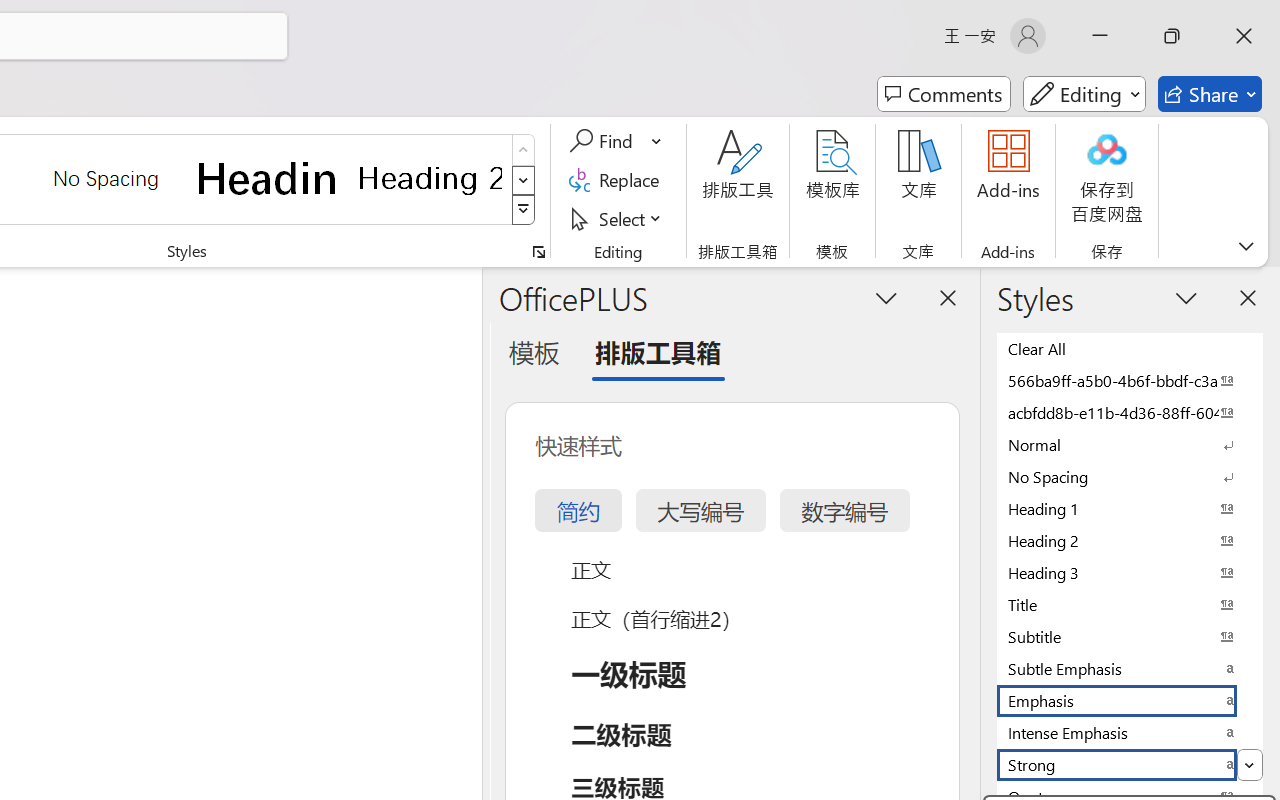  Describe the element at coordinates (1130, 571) in the screenshot. I see `'Heading 3'` at that location.